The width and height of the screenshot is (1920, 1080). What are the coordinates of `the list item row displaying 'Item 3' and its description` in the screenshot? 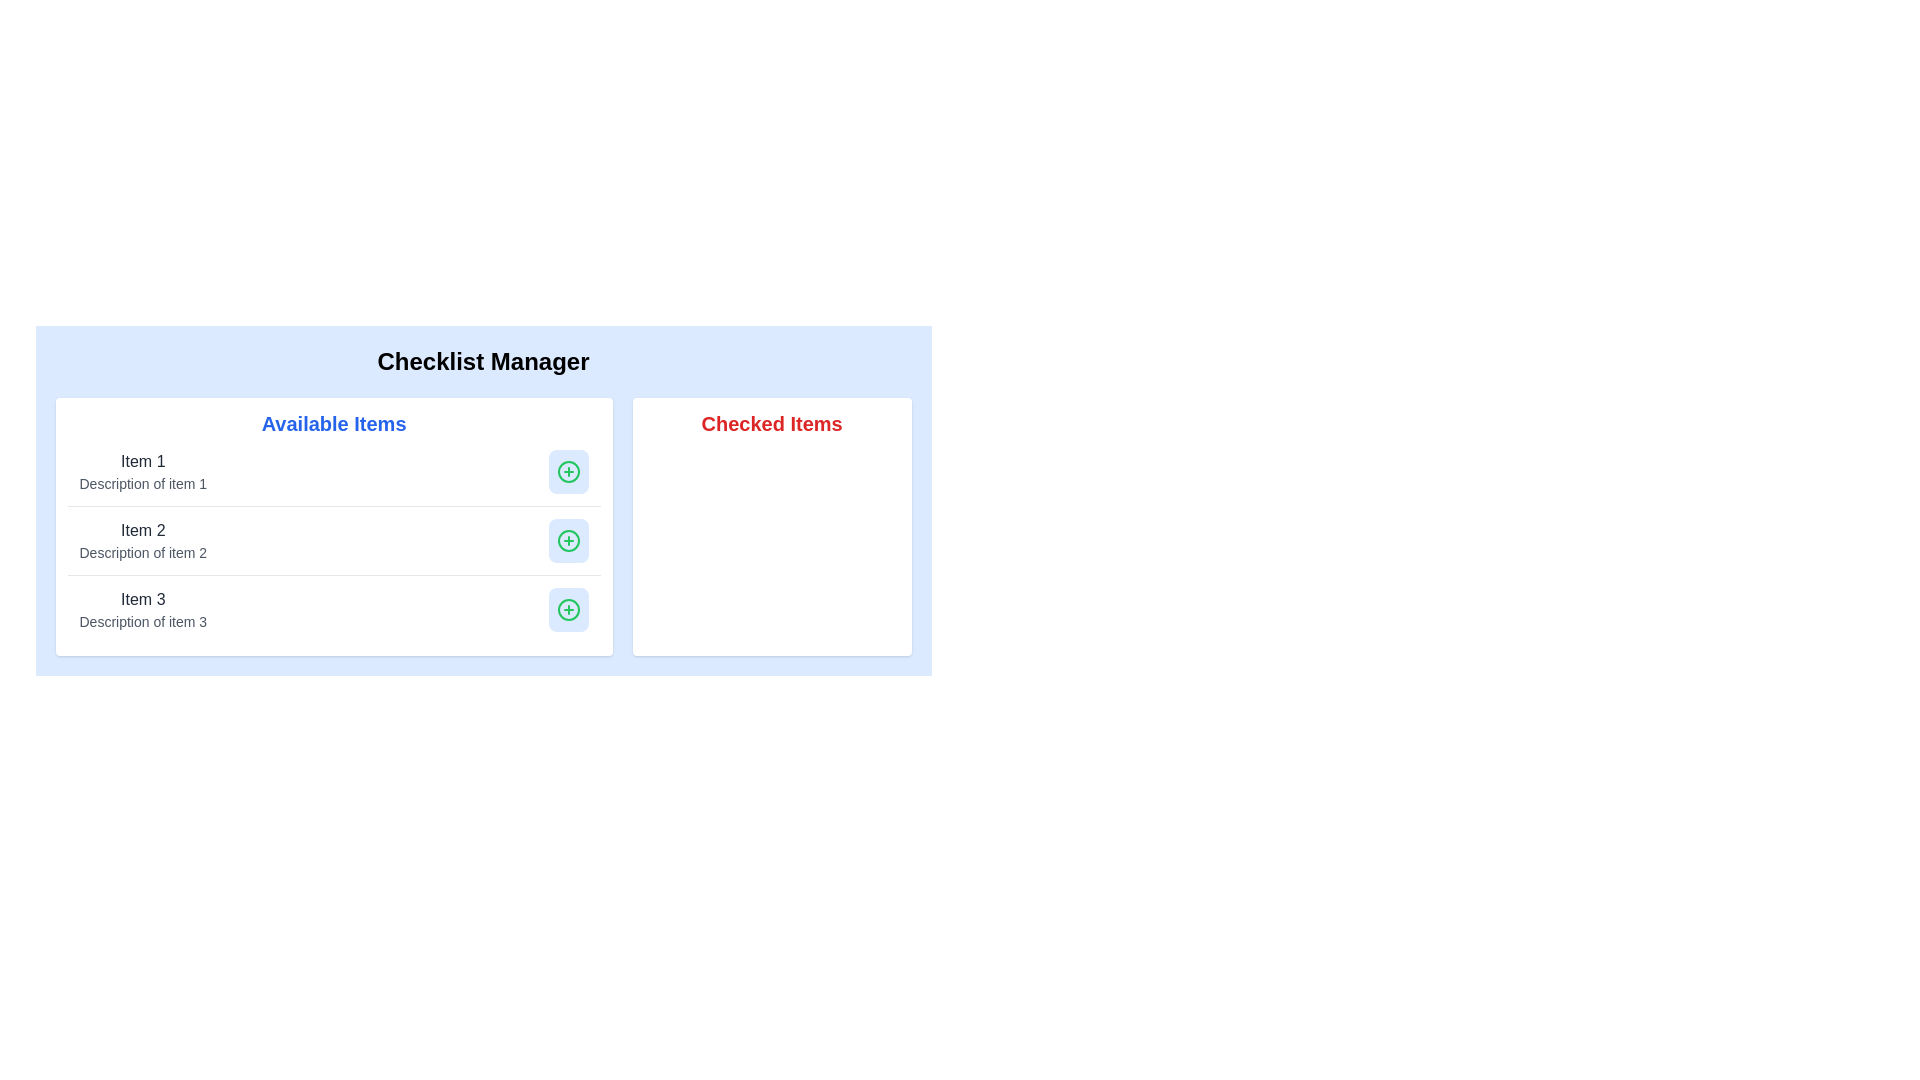 It's located at (334, 608).